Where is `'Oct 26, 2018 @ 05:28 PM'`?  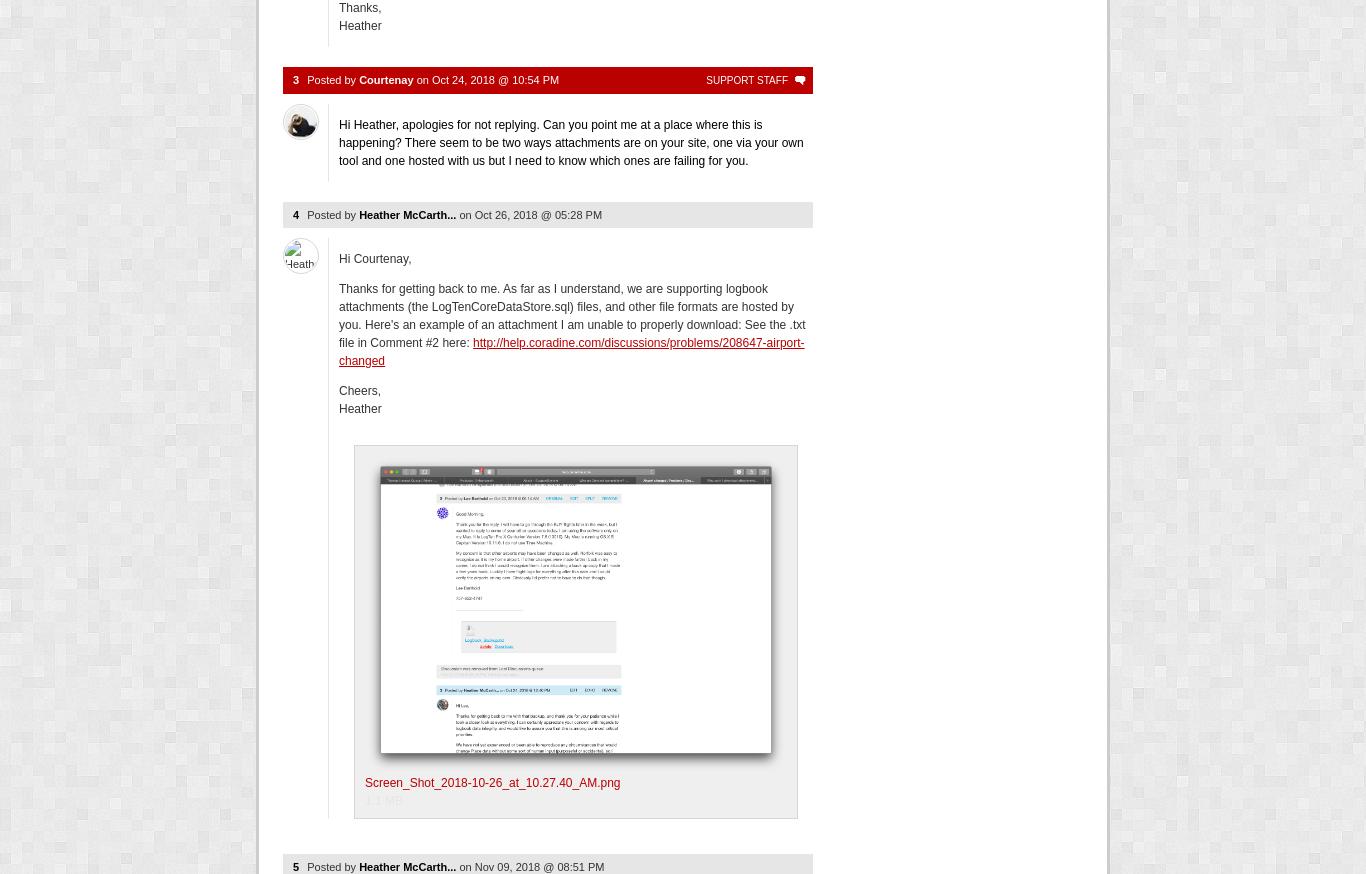
'Oct 26, 2018 @ 05:28 PM' is located at coordinates (474, 213).